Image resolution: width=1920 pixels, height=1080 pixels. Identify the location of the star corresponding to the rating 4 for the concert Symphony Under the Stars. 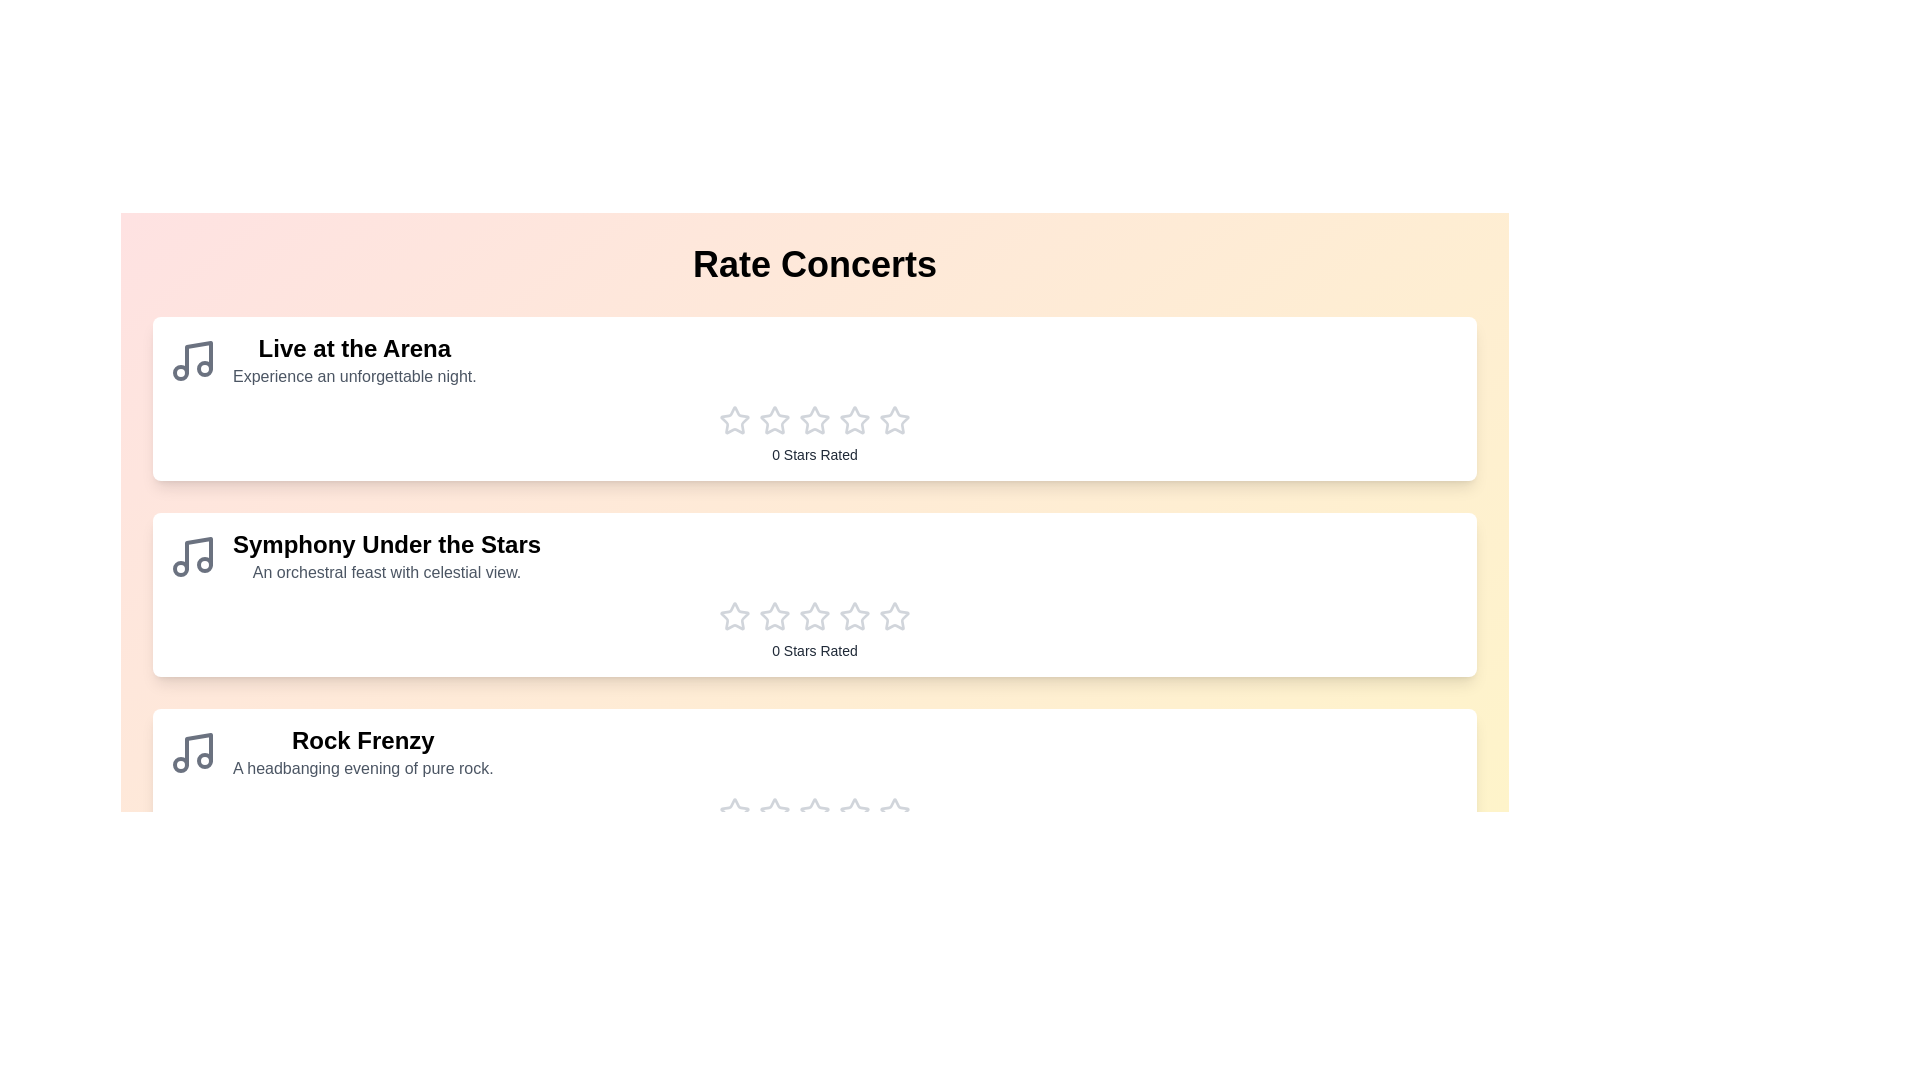
(854, 616).